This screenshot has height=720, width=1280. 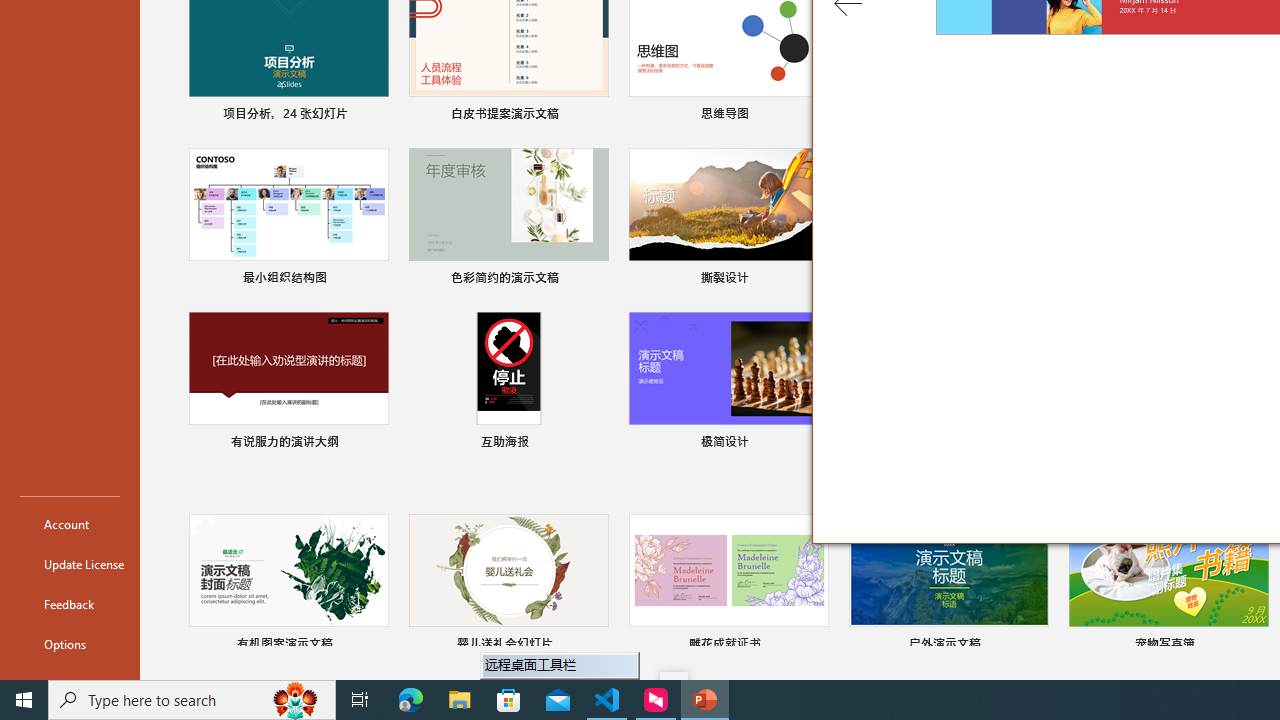 I want to click on 'Pin to list', so click(x=1254, y=645).